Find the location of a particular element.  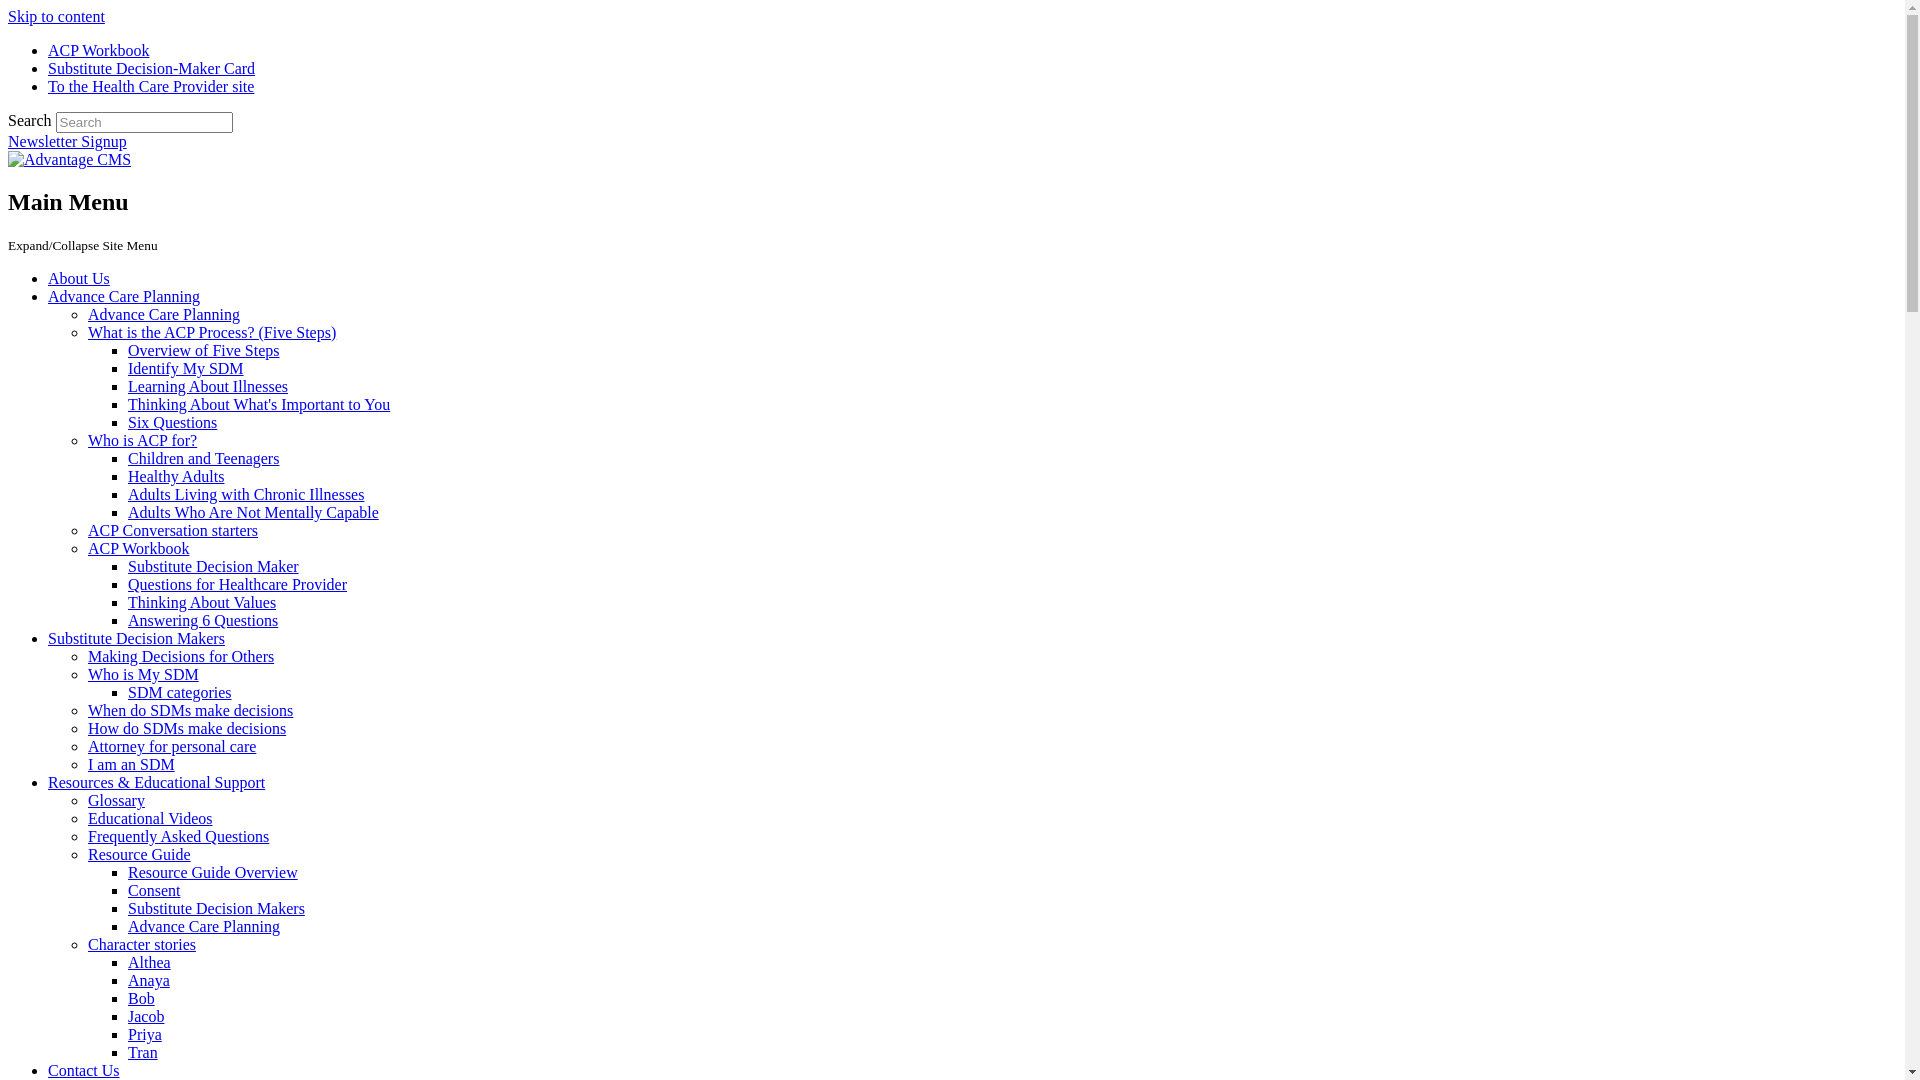

'Healthy Adults' is located at coordinates (176, 476).